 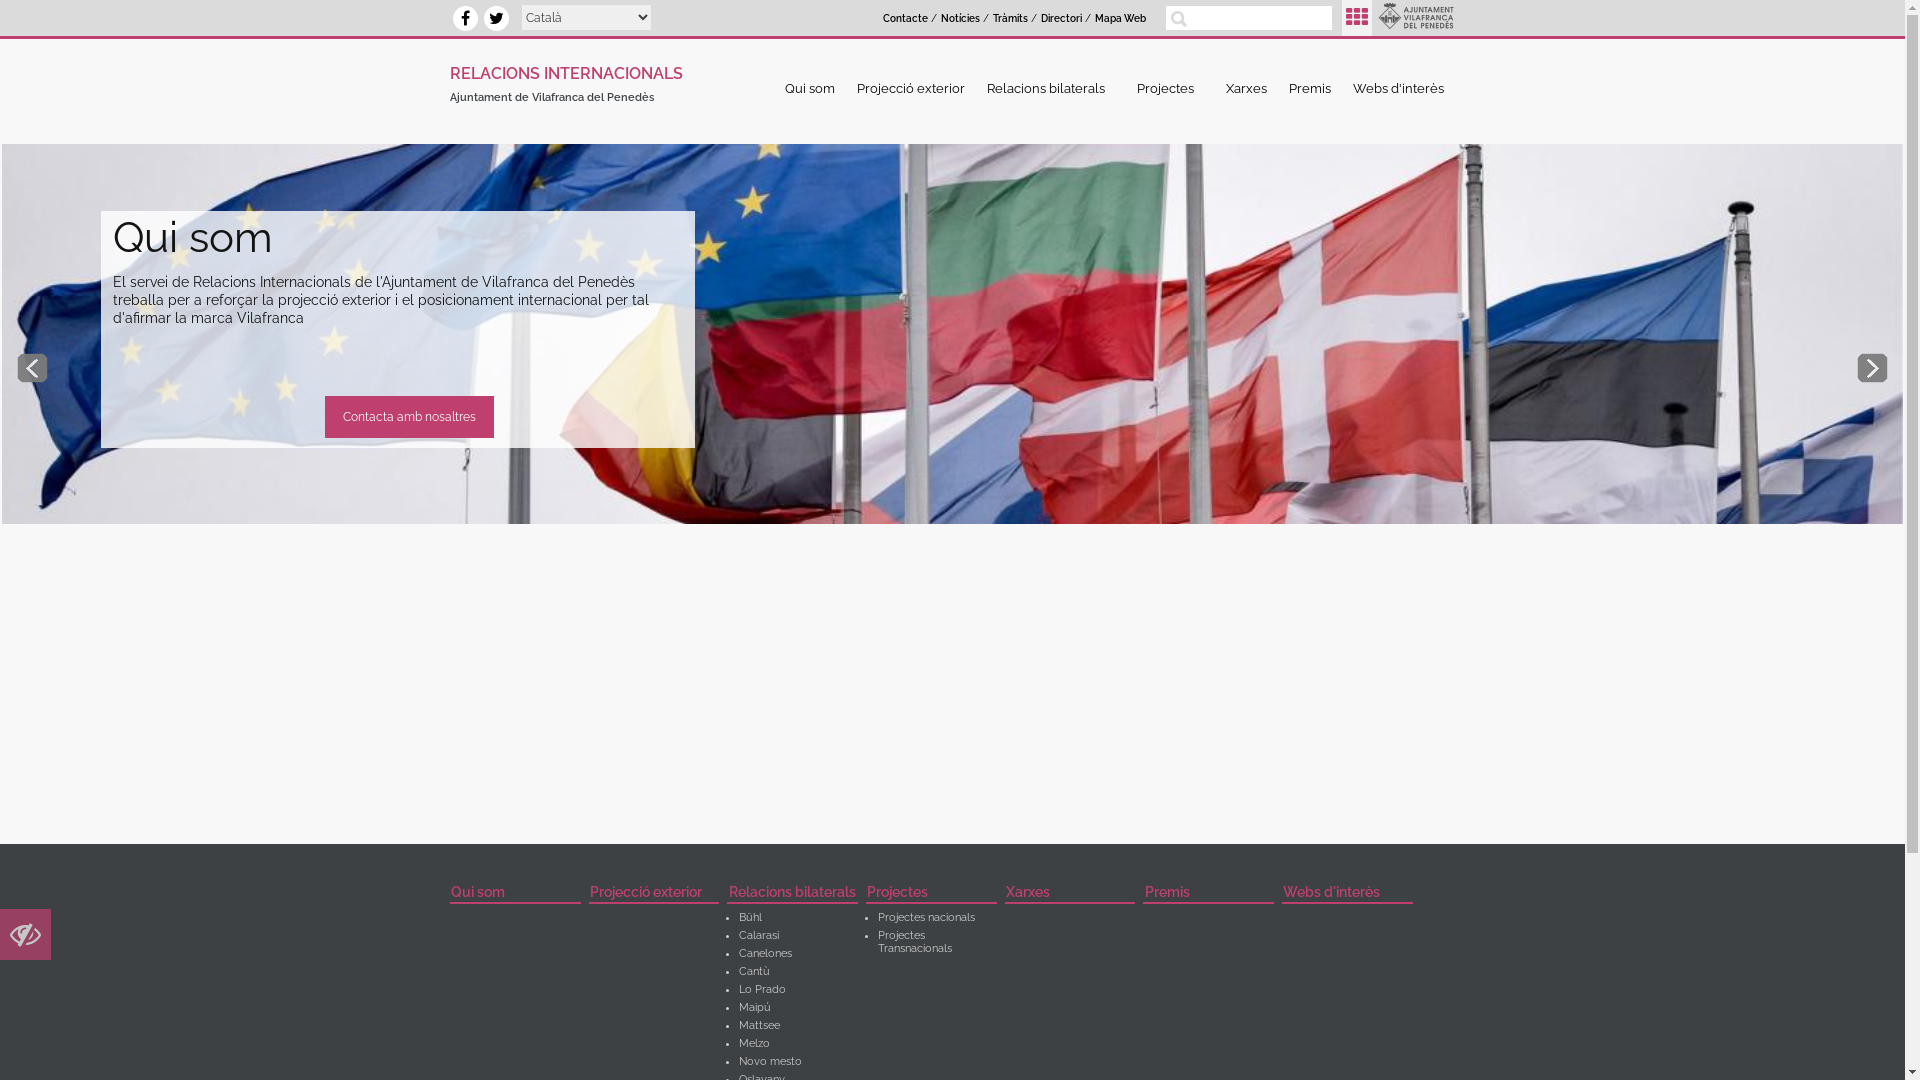 I want to click on 'Contacte', so click(x=904, y=19).